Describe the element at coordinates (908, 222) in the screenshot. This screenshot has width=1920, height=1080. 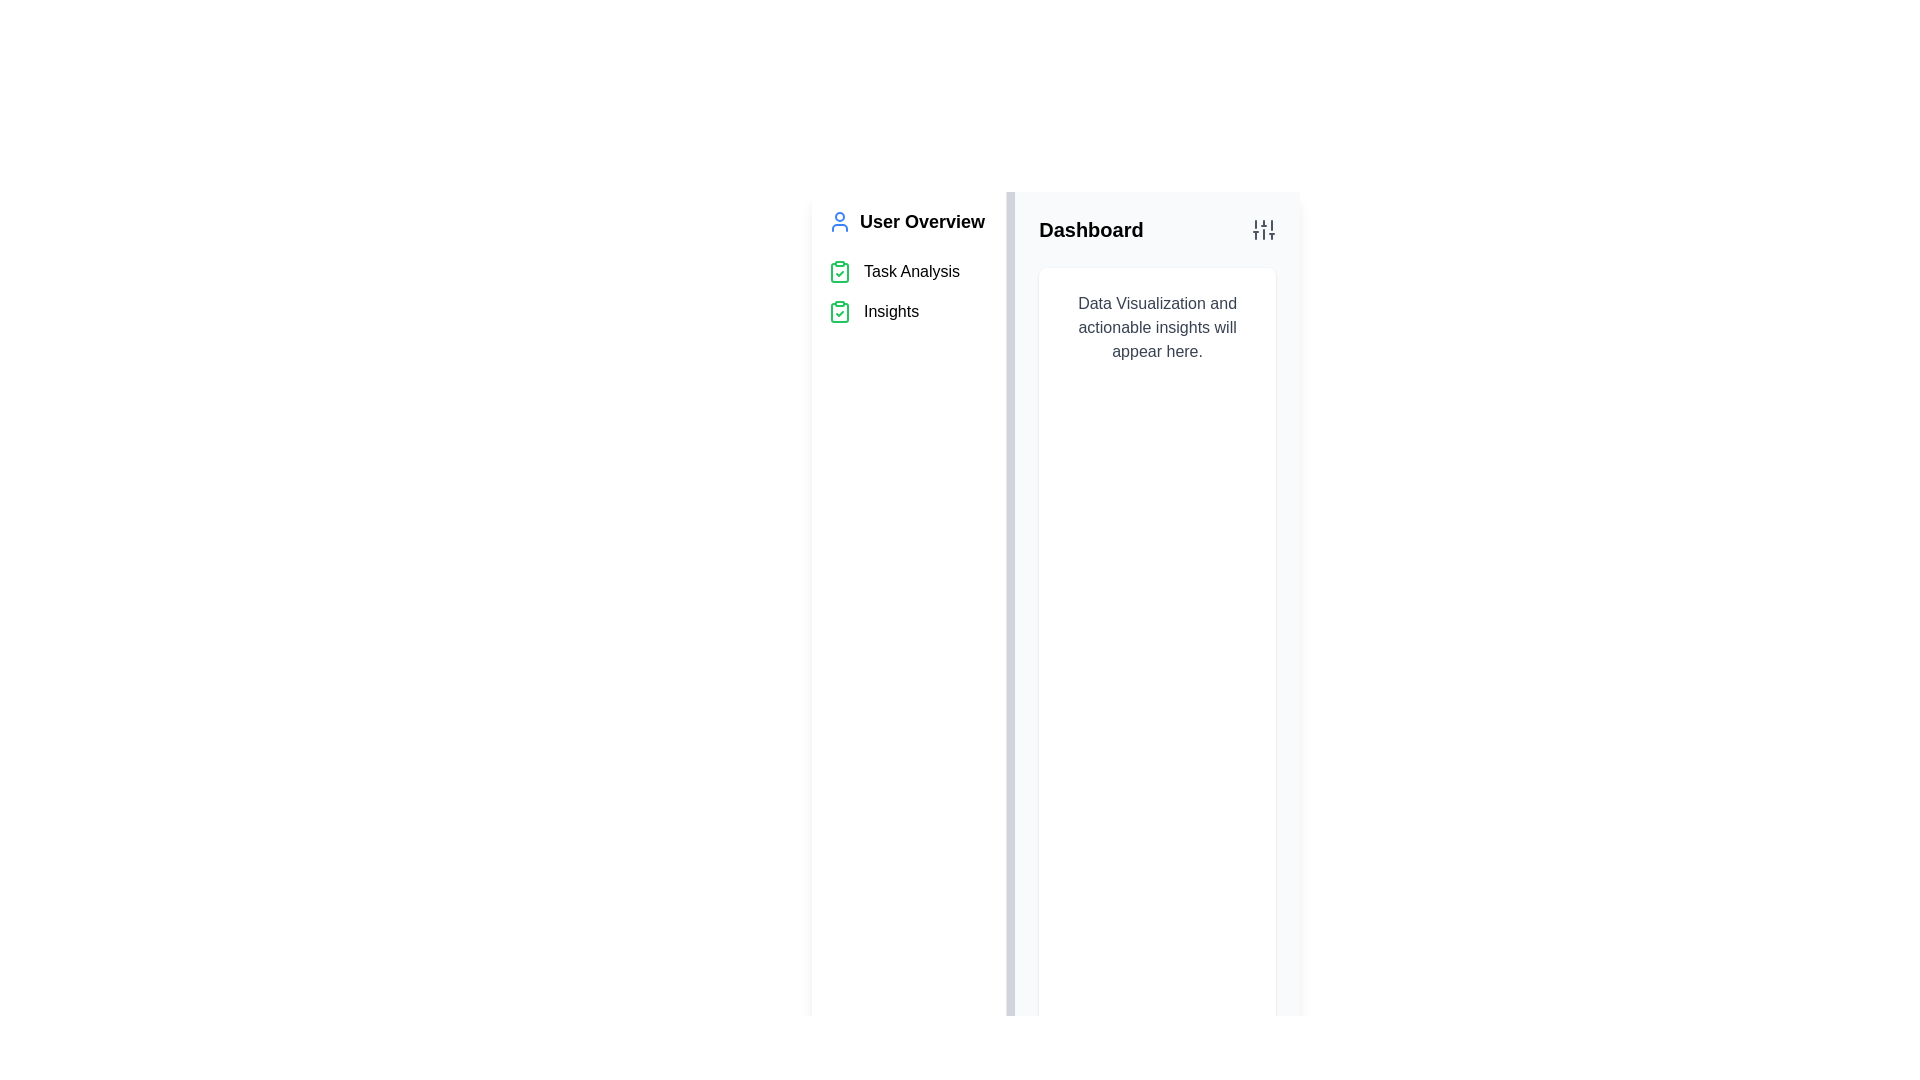
I see `the first navigation link in the left panel` at that location.